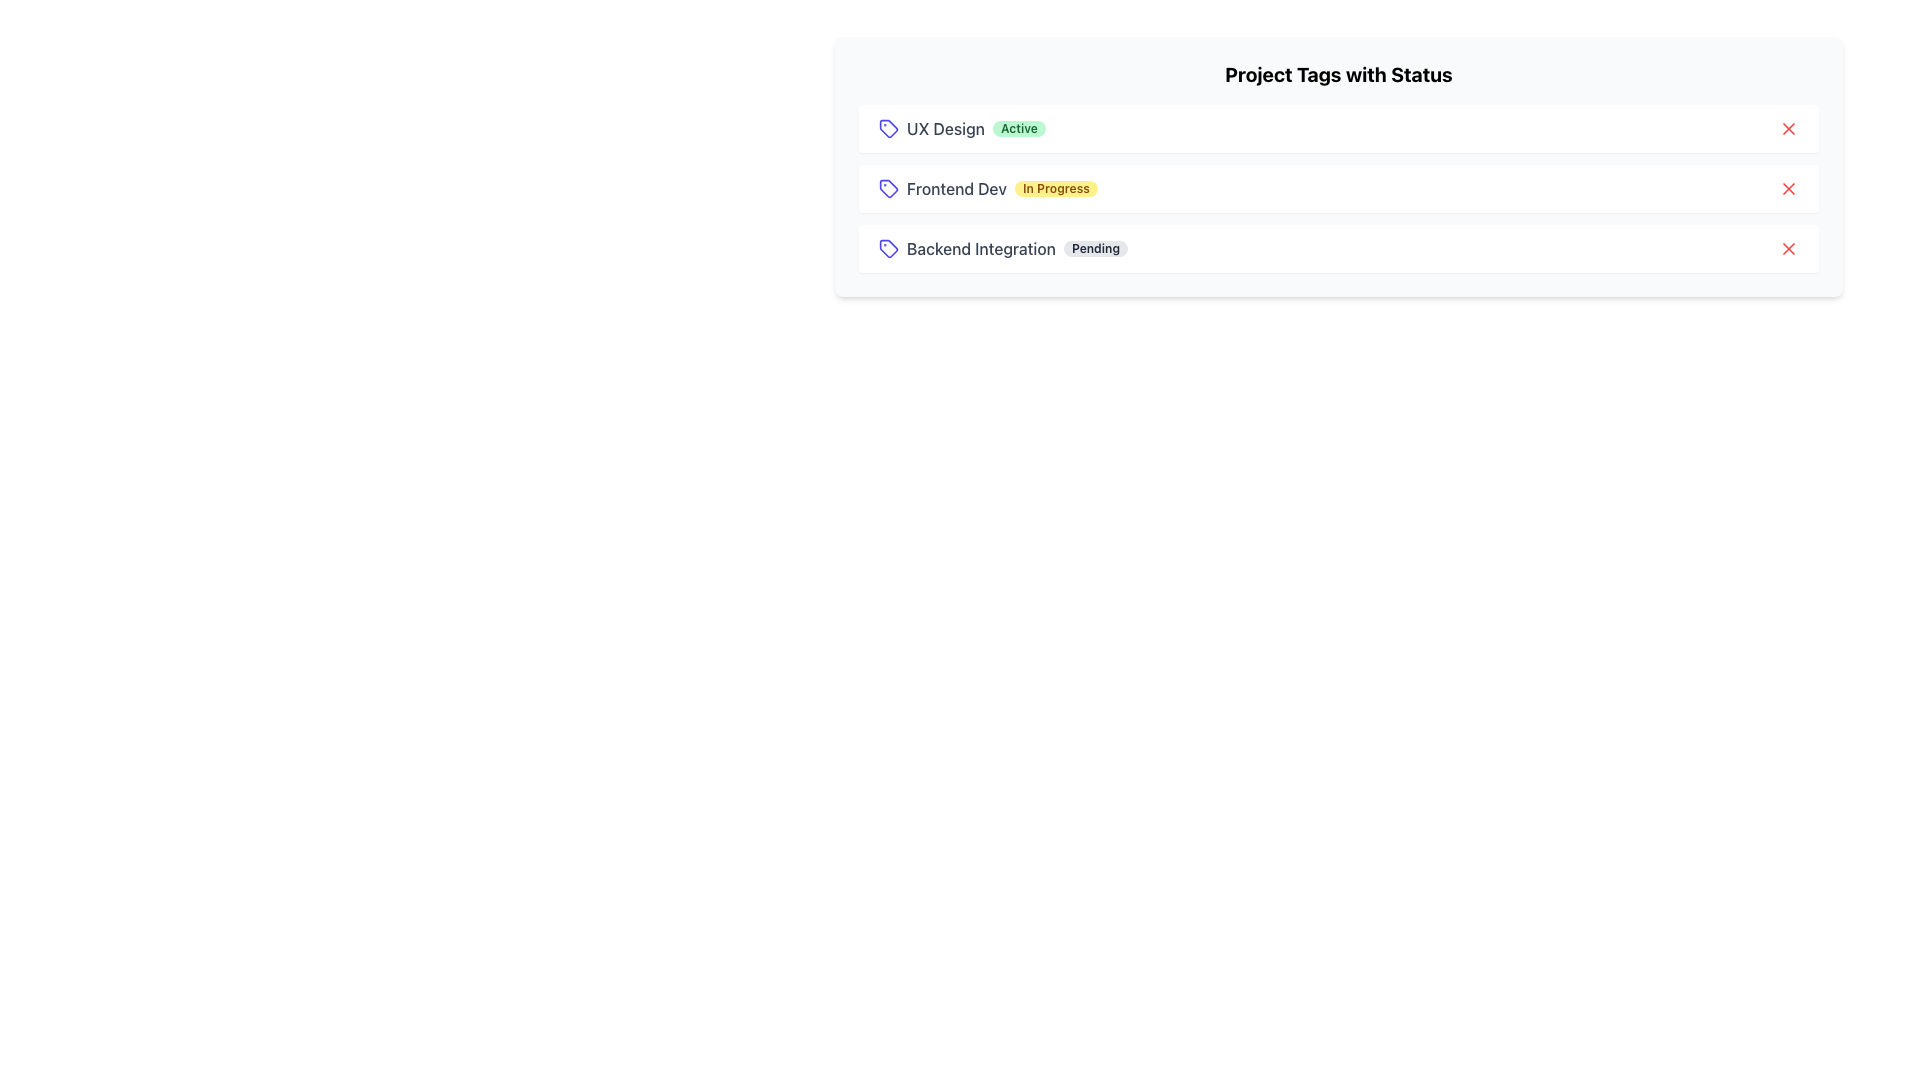  I want to click on the indigo-colored tag icon located in the second row of the list, before the text 'Frontend Dev' and to the left of 'In Progress', so click(887, 189).